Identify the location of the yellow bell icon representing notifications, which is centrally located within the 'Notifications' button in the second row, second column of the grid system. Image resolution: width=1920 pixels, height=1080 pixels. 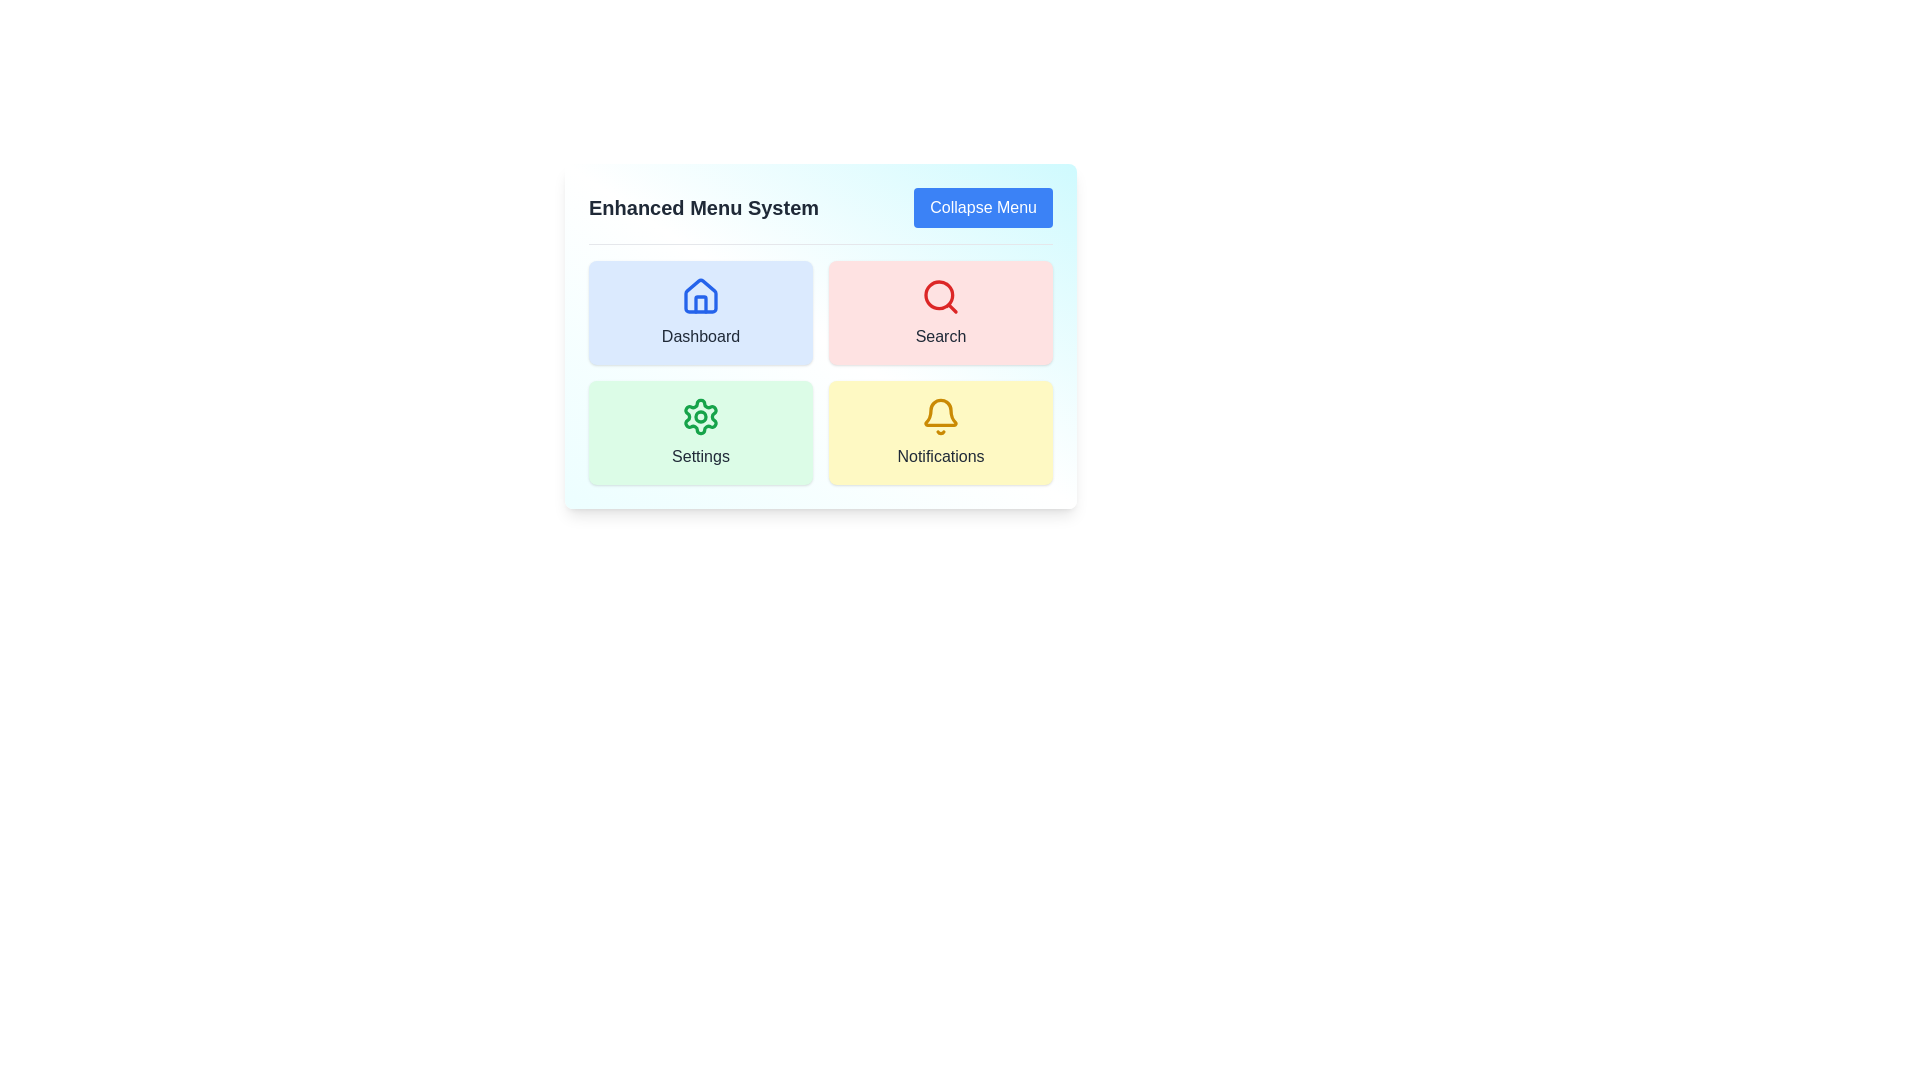
(939, 415).